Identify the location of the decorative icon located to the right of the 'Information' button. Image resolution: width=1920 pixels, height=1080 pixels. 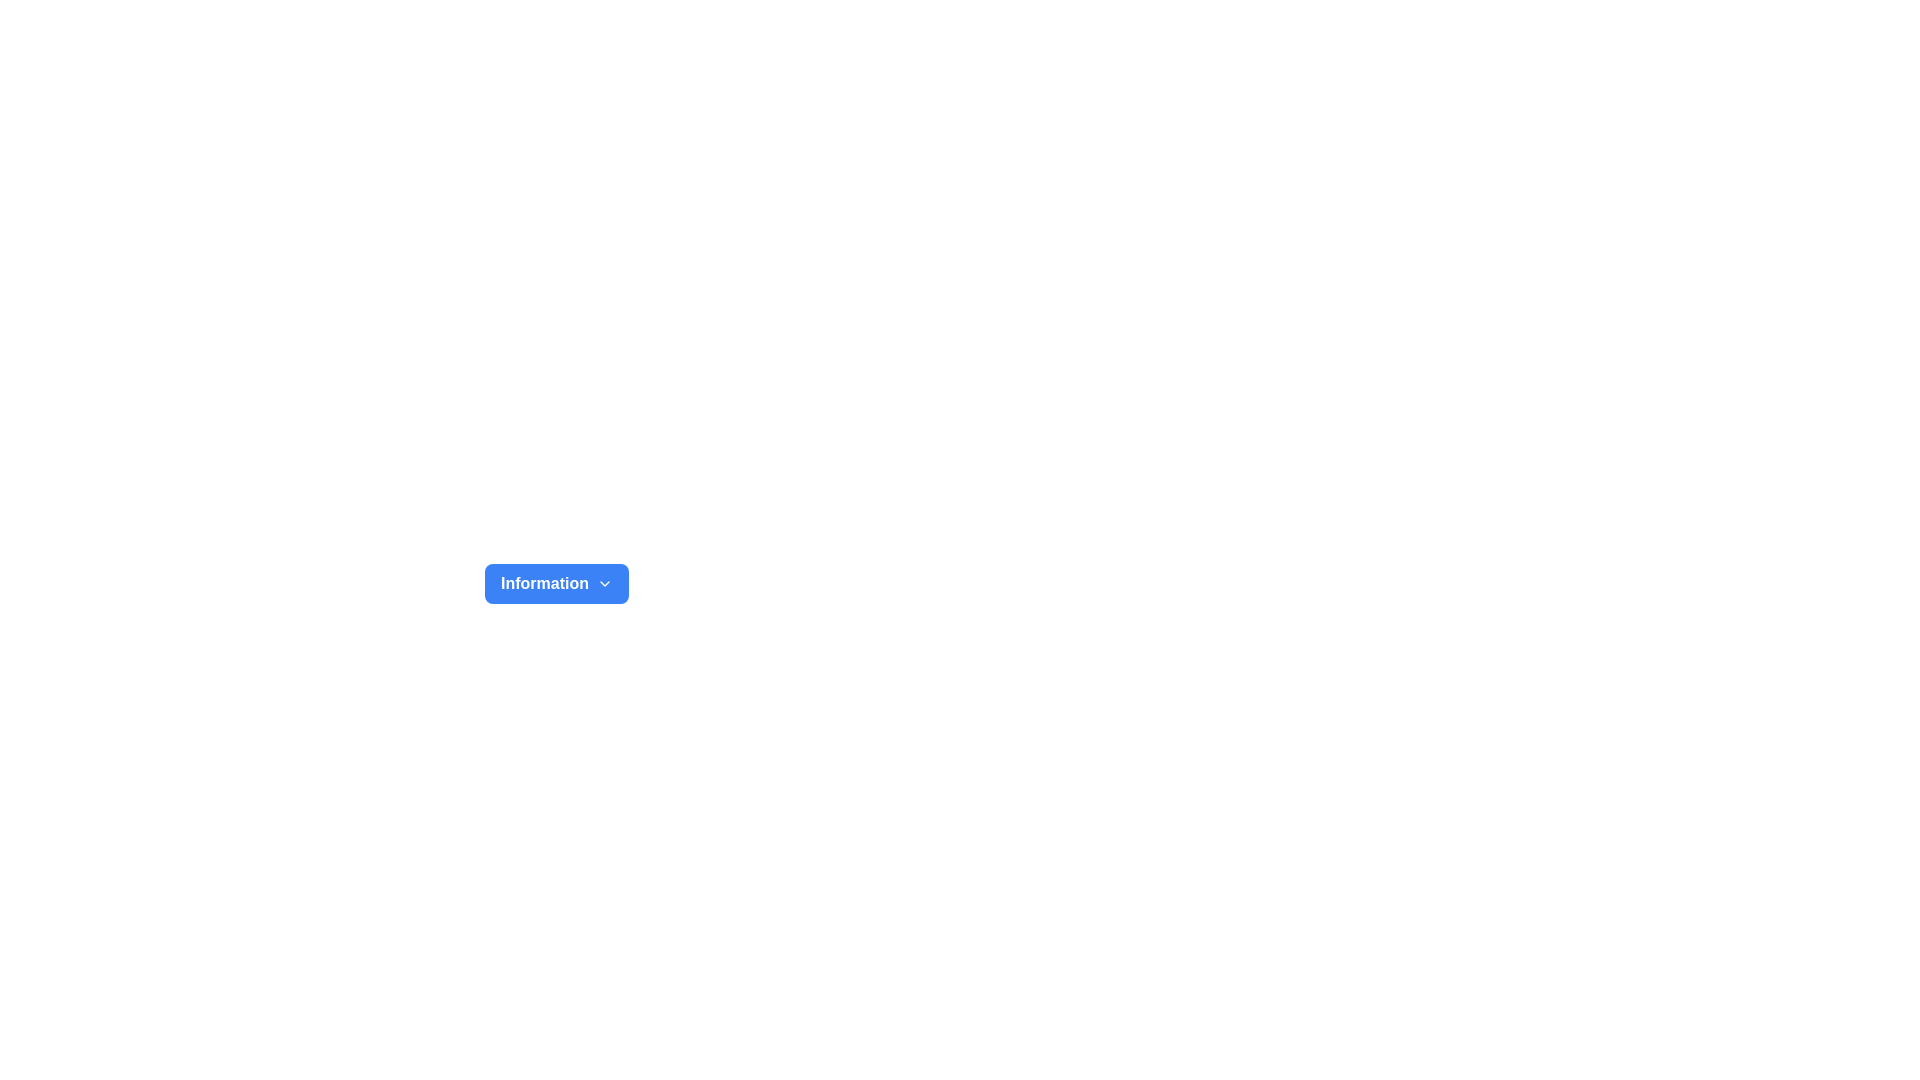
(603, 583).